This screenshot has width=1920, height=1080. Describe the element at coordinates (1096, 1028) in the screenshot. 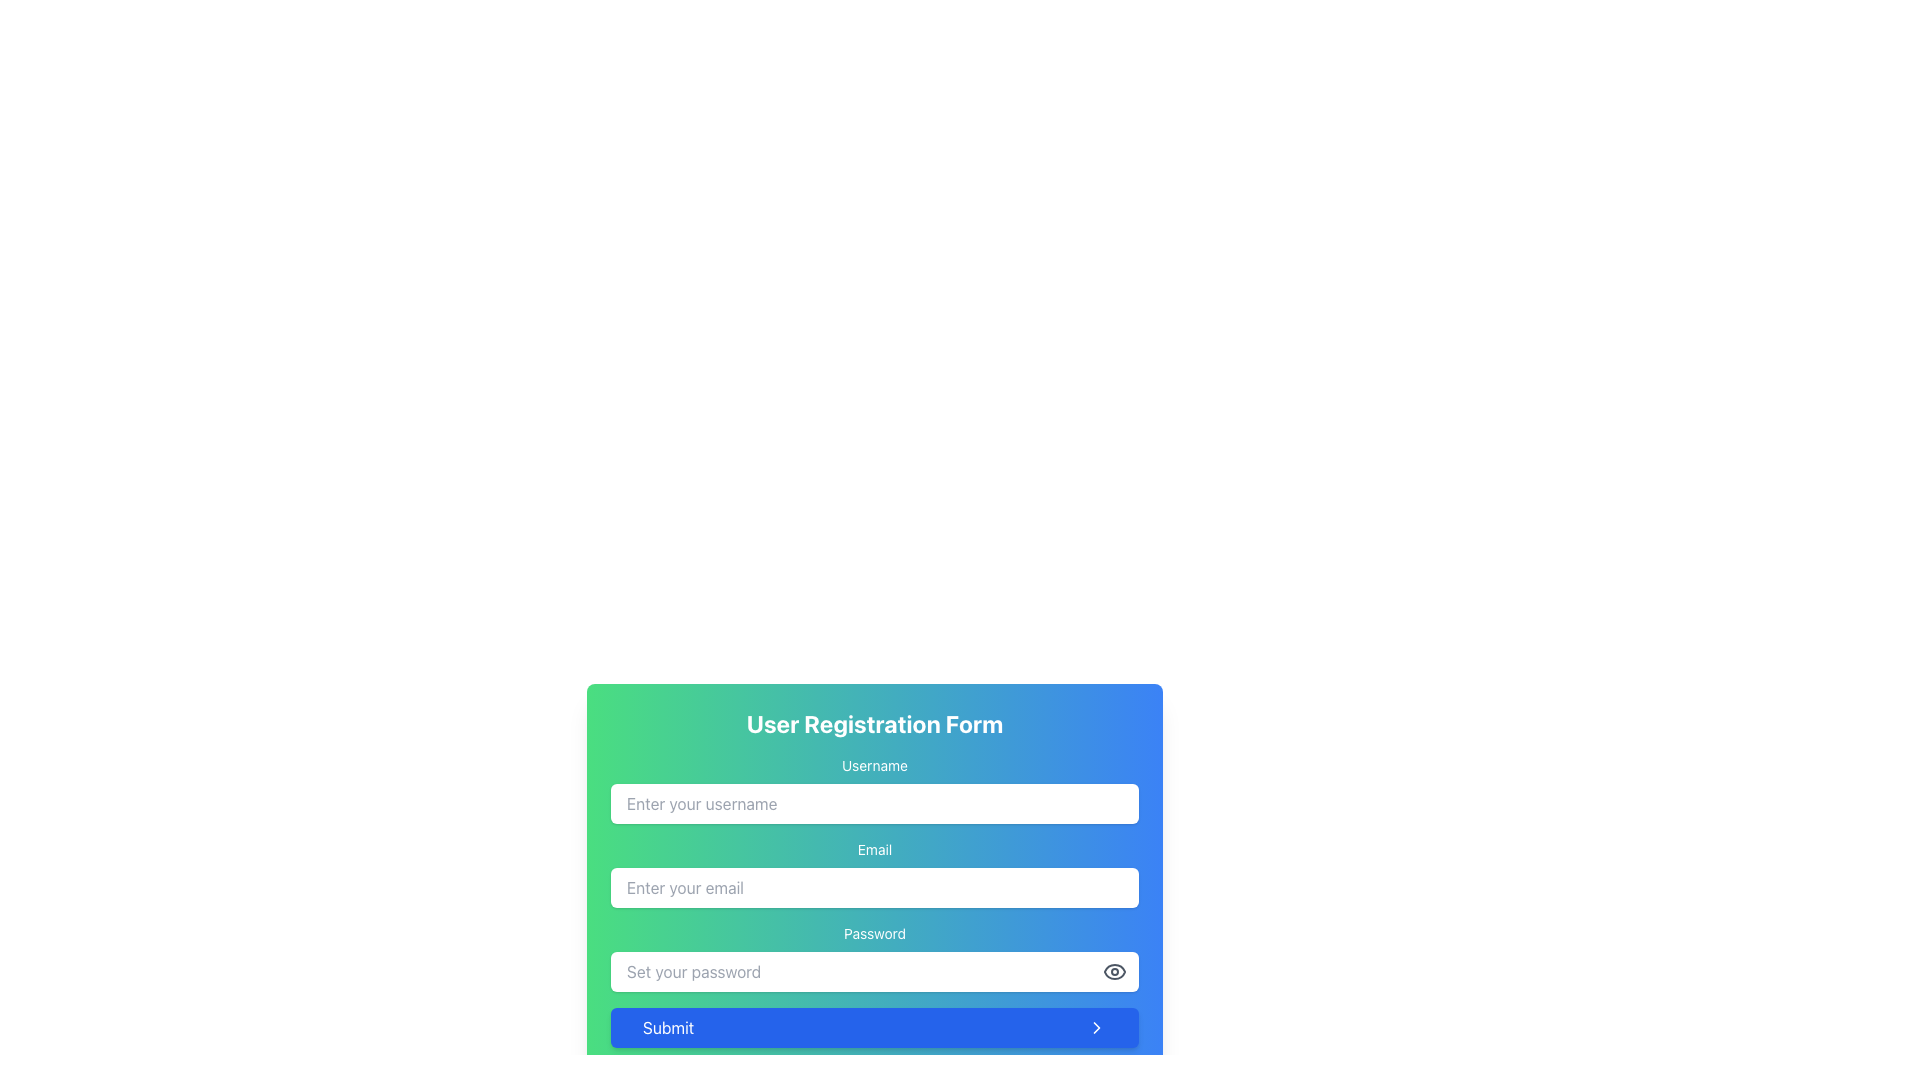

I see `the chevron icon located at the bottom-right corner of the user interface, which signifies forward navigation or progression` at that location.